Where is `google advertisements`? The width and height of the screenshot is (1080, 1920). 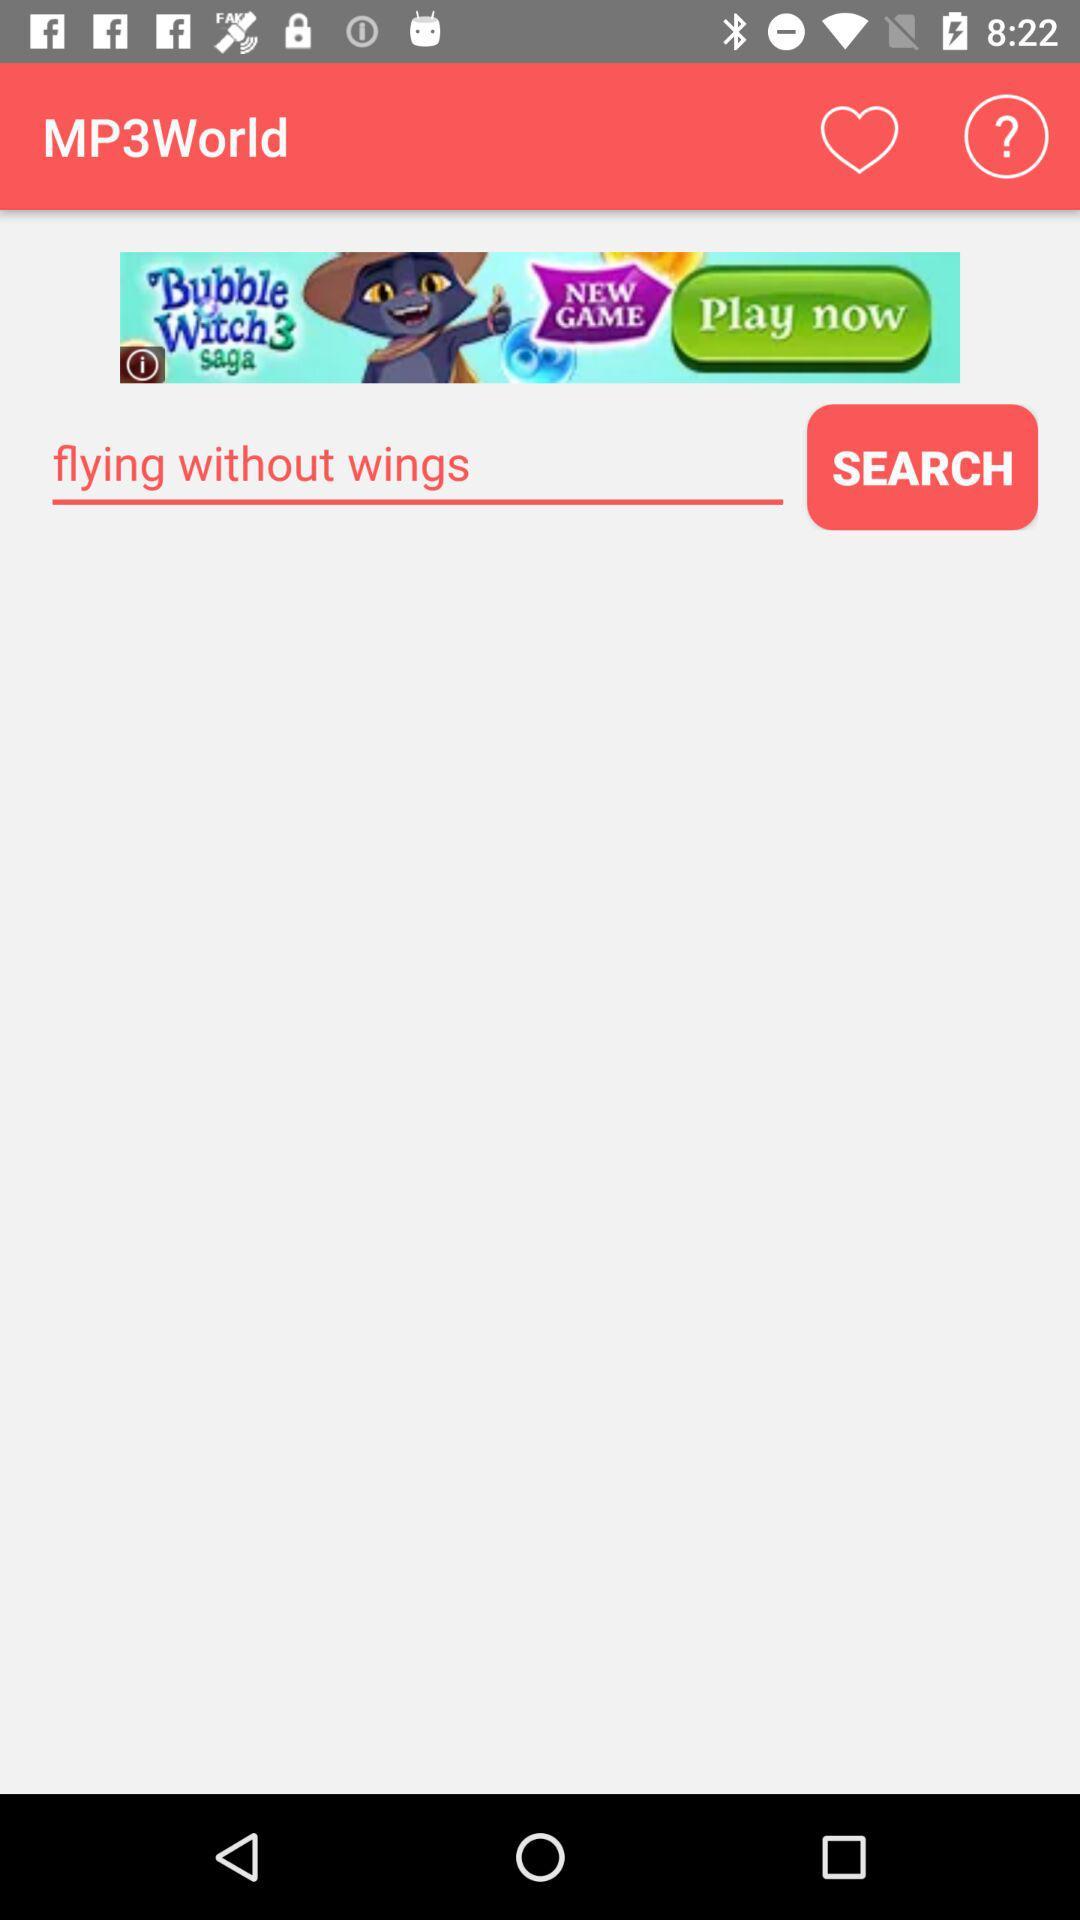 google advertisements is located at coordinates (540, 316).